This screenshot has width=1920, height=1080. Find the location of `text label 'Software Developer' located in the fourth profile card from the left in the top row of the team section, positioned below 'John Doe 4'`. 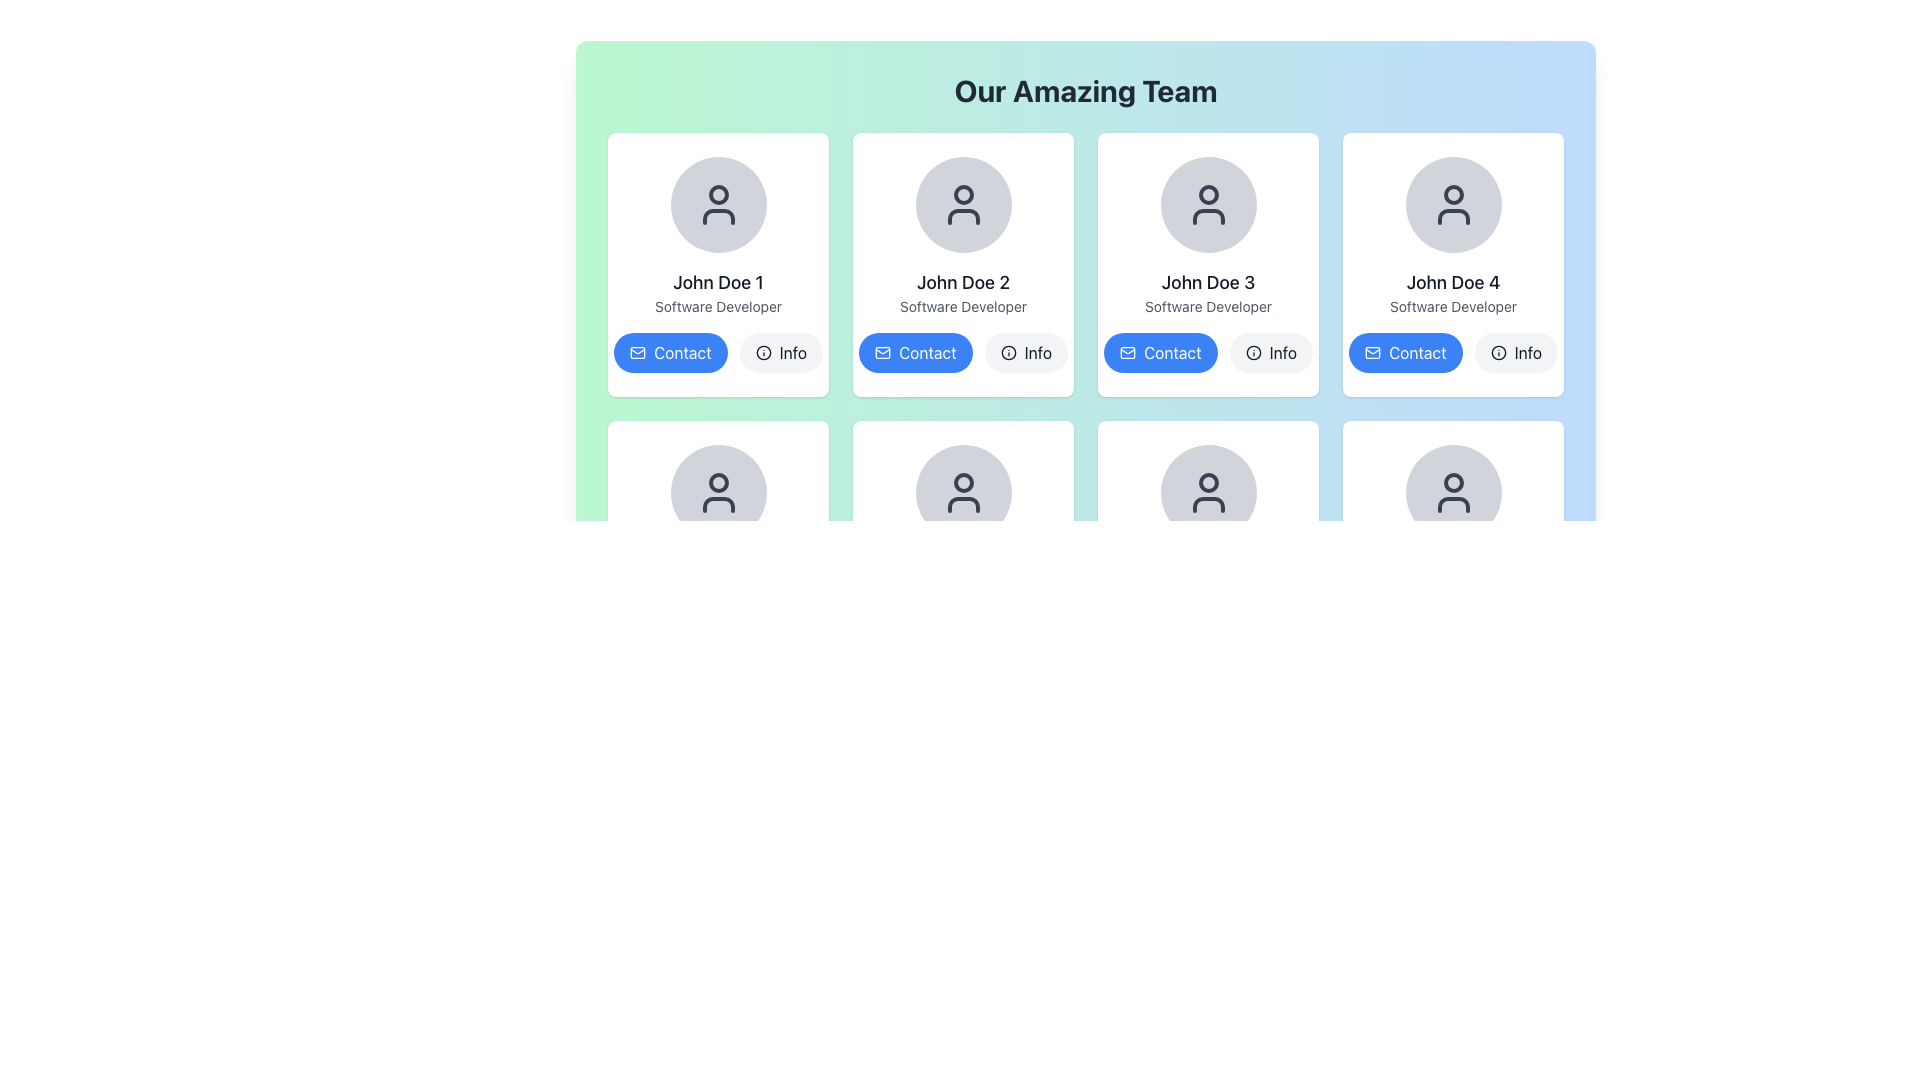

text label 'Software Developer' located in the fourth profile card from the left in the top row of the team section, positioned below 'John Doe 4' is located at coordinates (1453, 307).